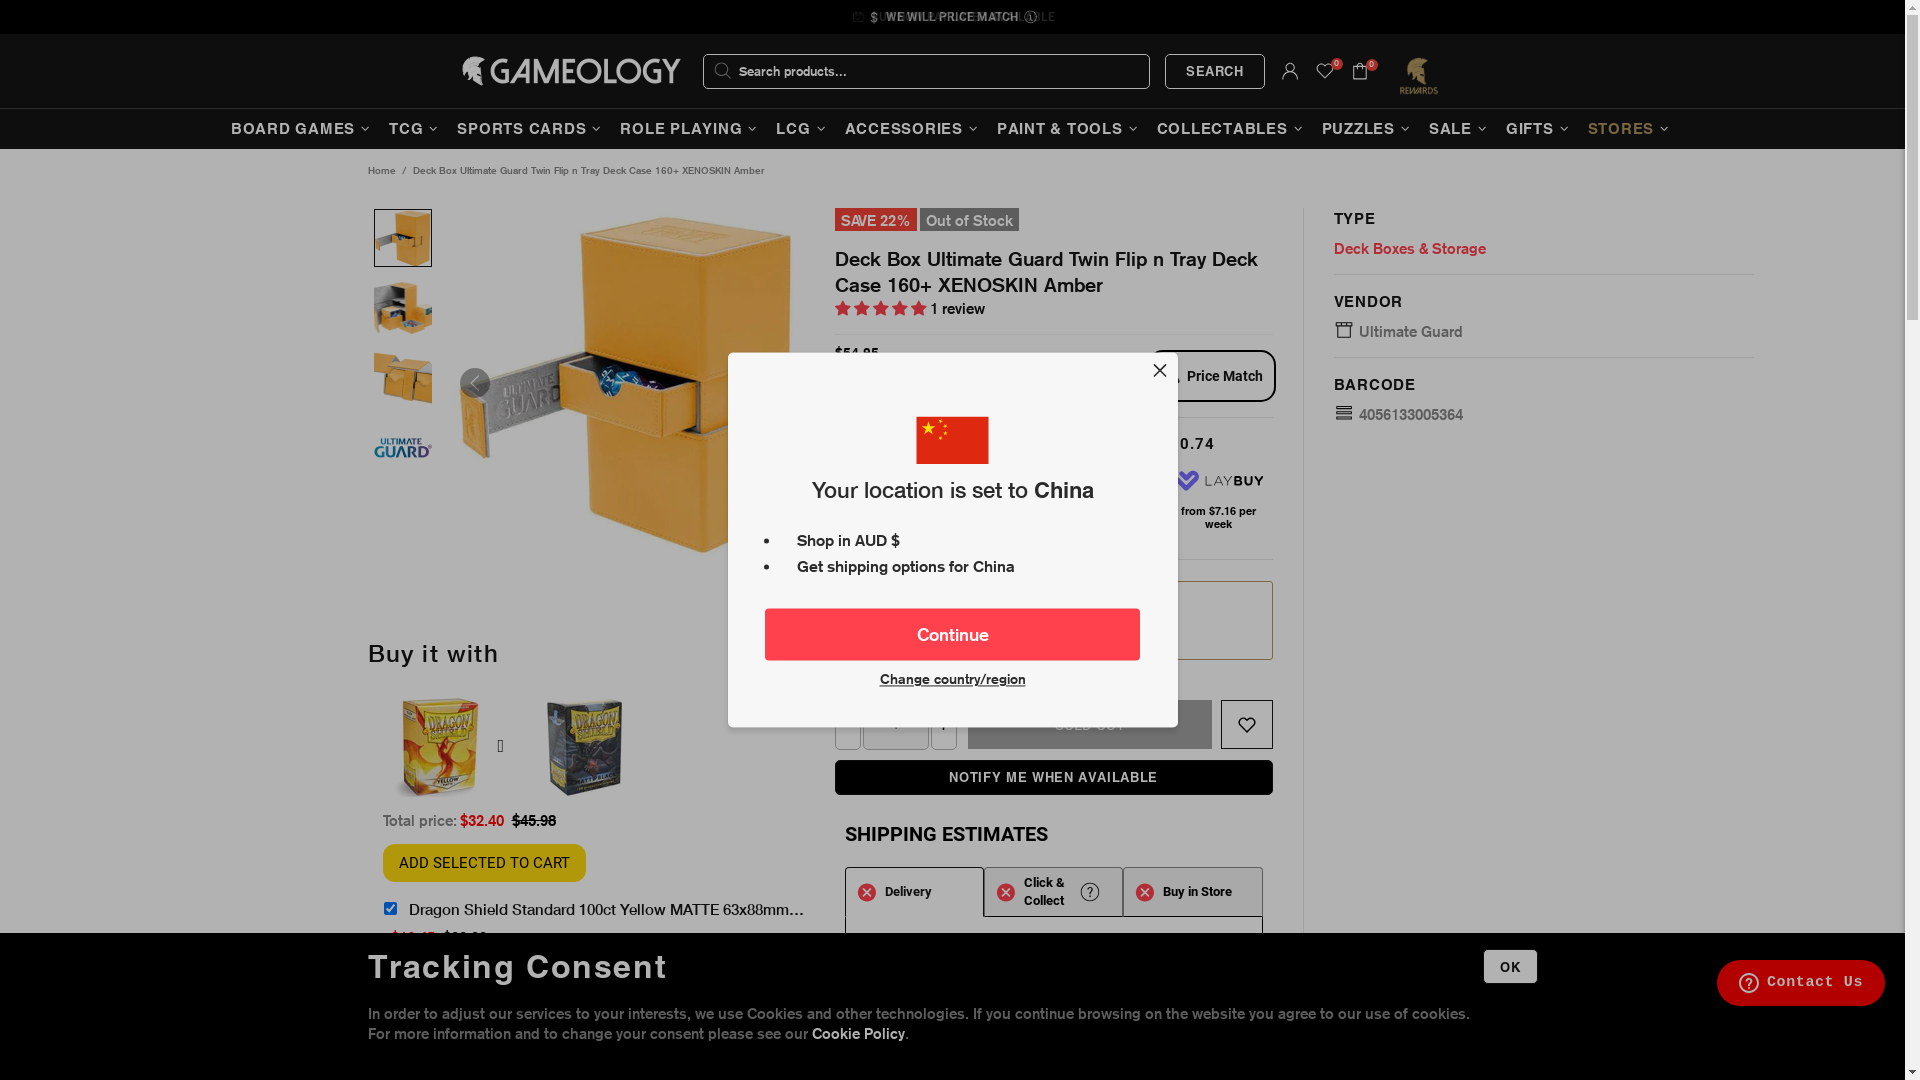  I want to click on 'ADD SELECTED TO CART', so click(483, 862).